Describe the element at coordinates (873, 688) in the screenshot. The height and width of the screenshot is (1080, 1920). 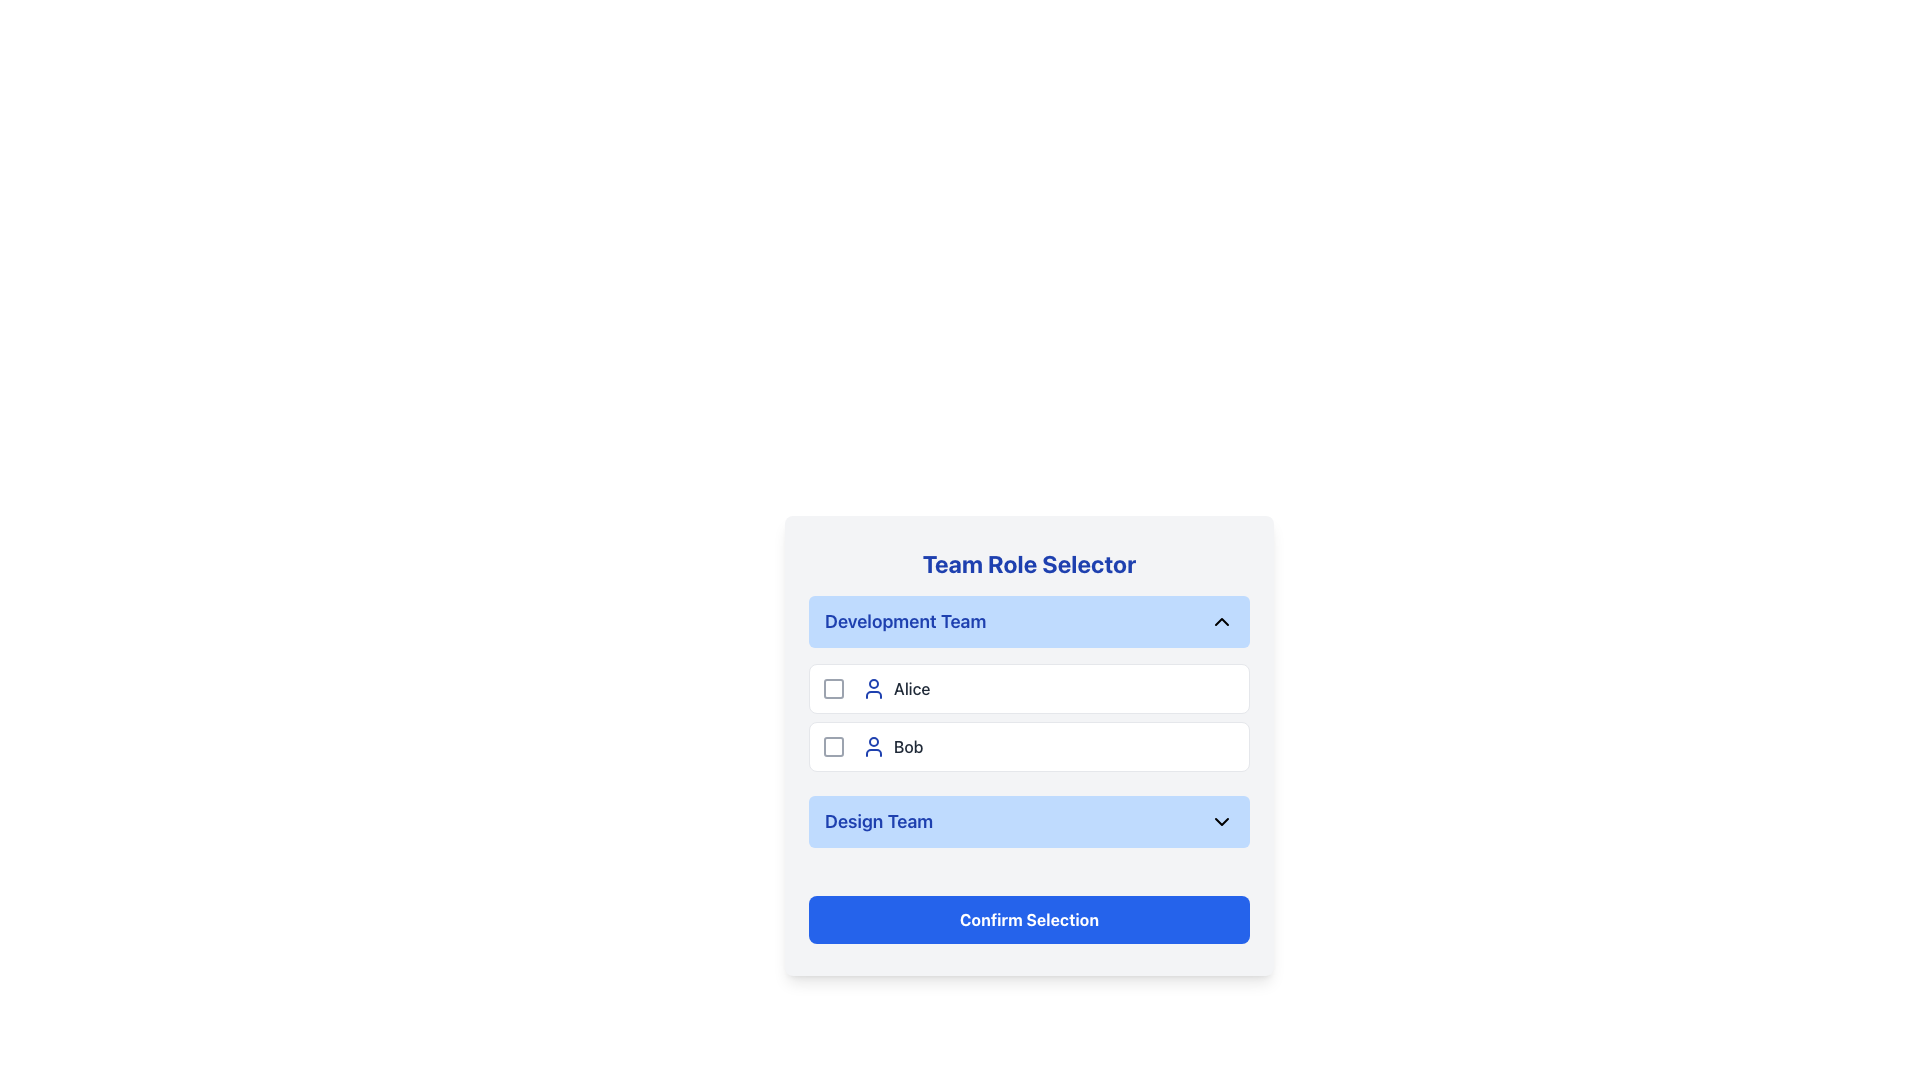
I see `the user icon depicting a person with a circular head and a blue outline, located between a square icon and the text 'Alice' in the 'Development Team' section` at that location.